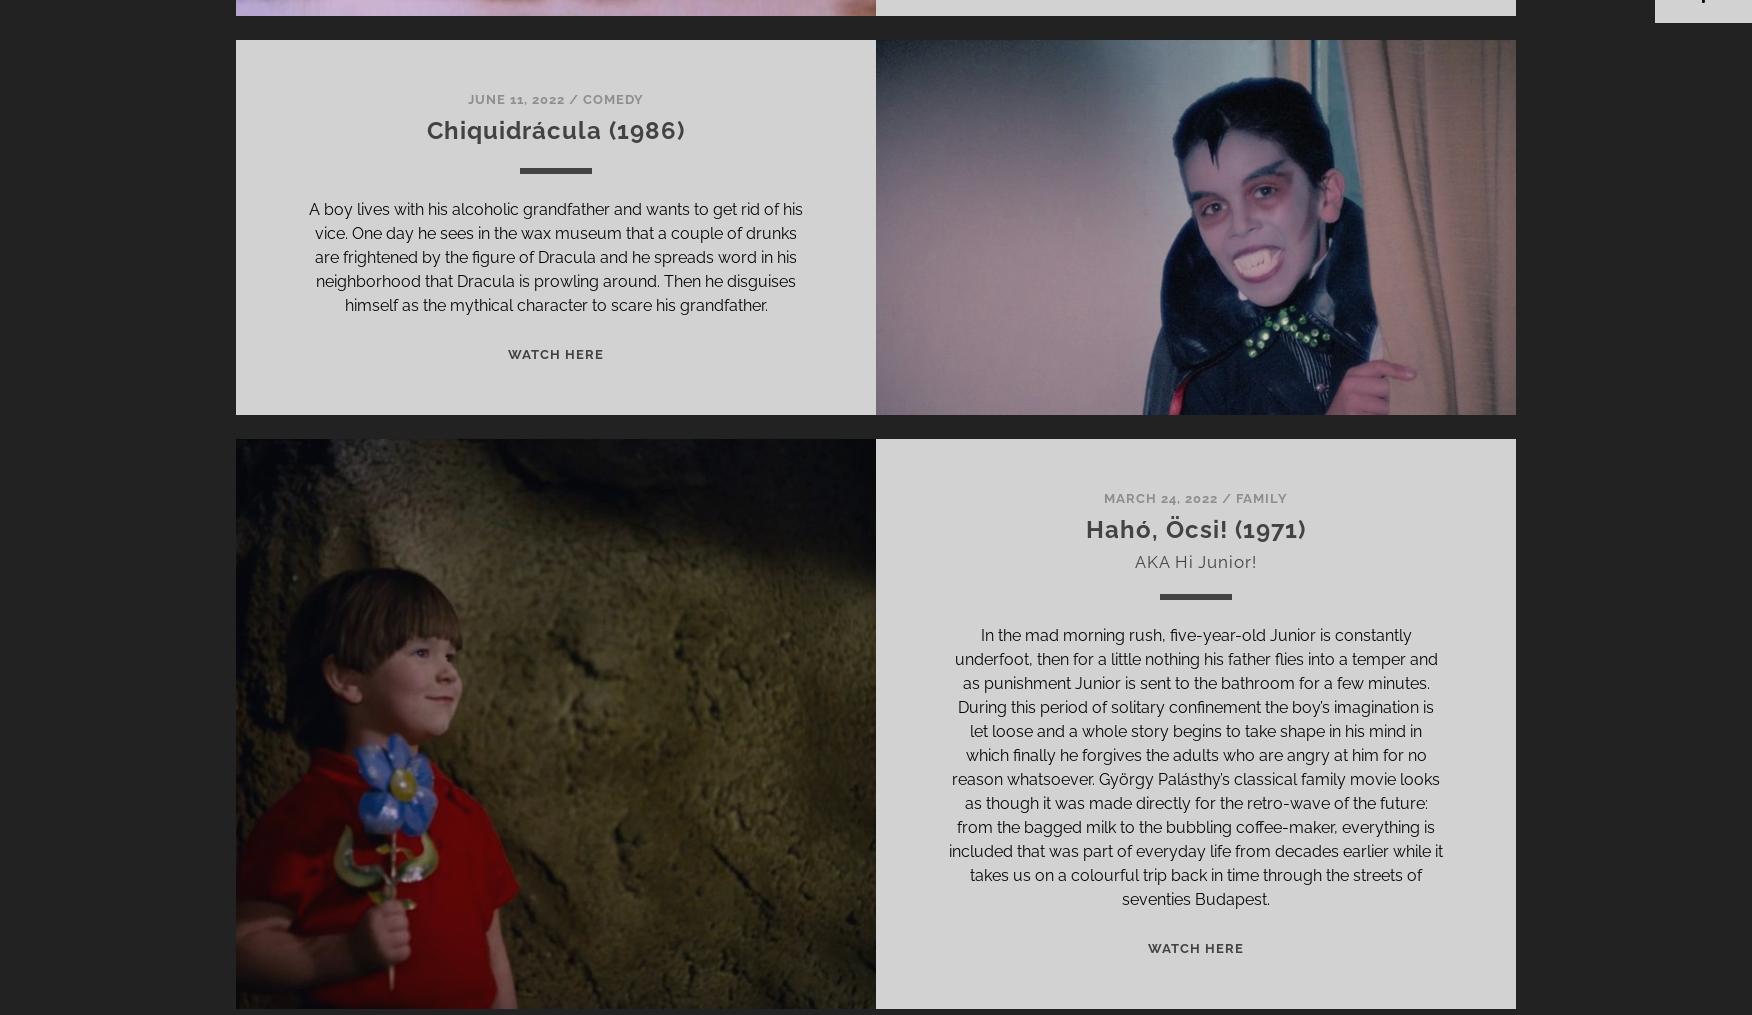 This screenshot has width=1752, height=1015. Describe the element at coordinates (1195, 562) in the screenshot. I see `'AKA Hi Junior!'` at that location.